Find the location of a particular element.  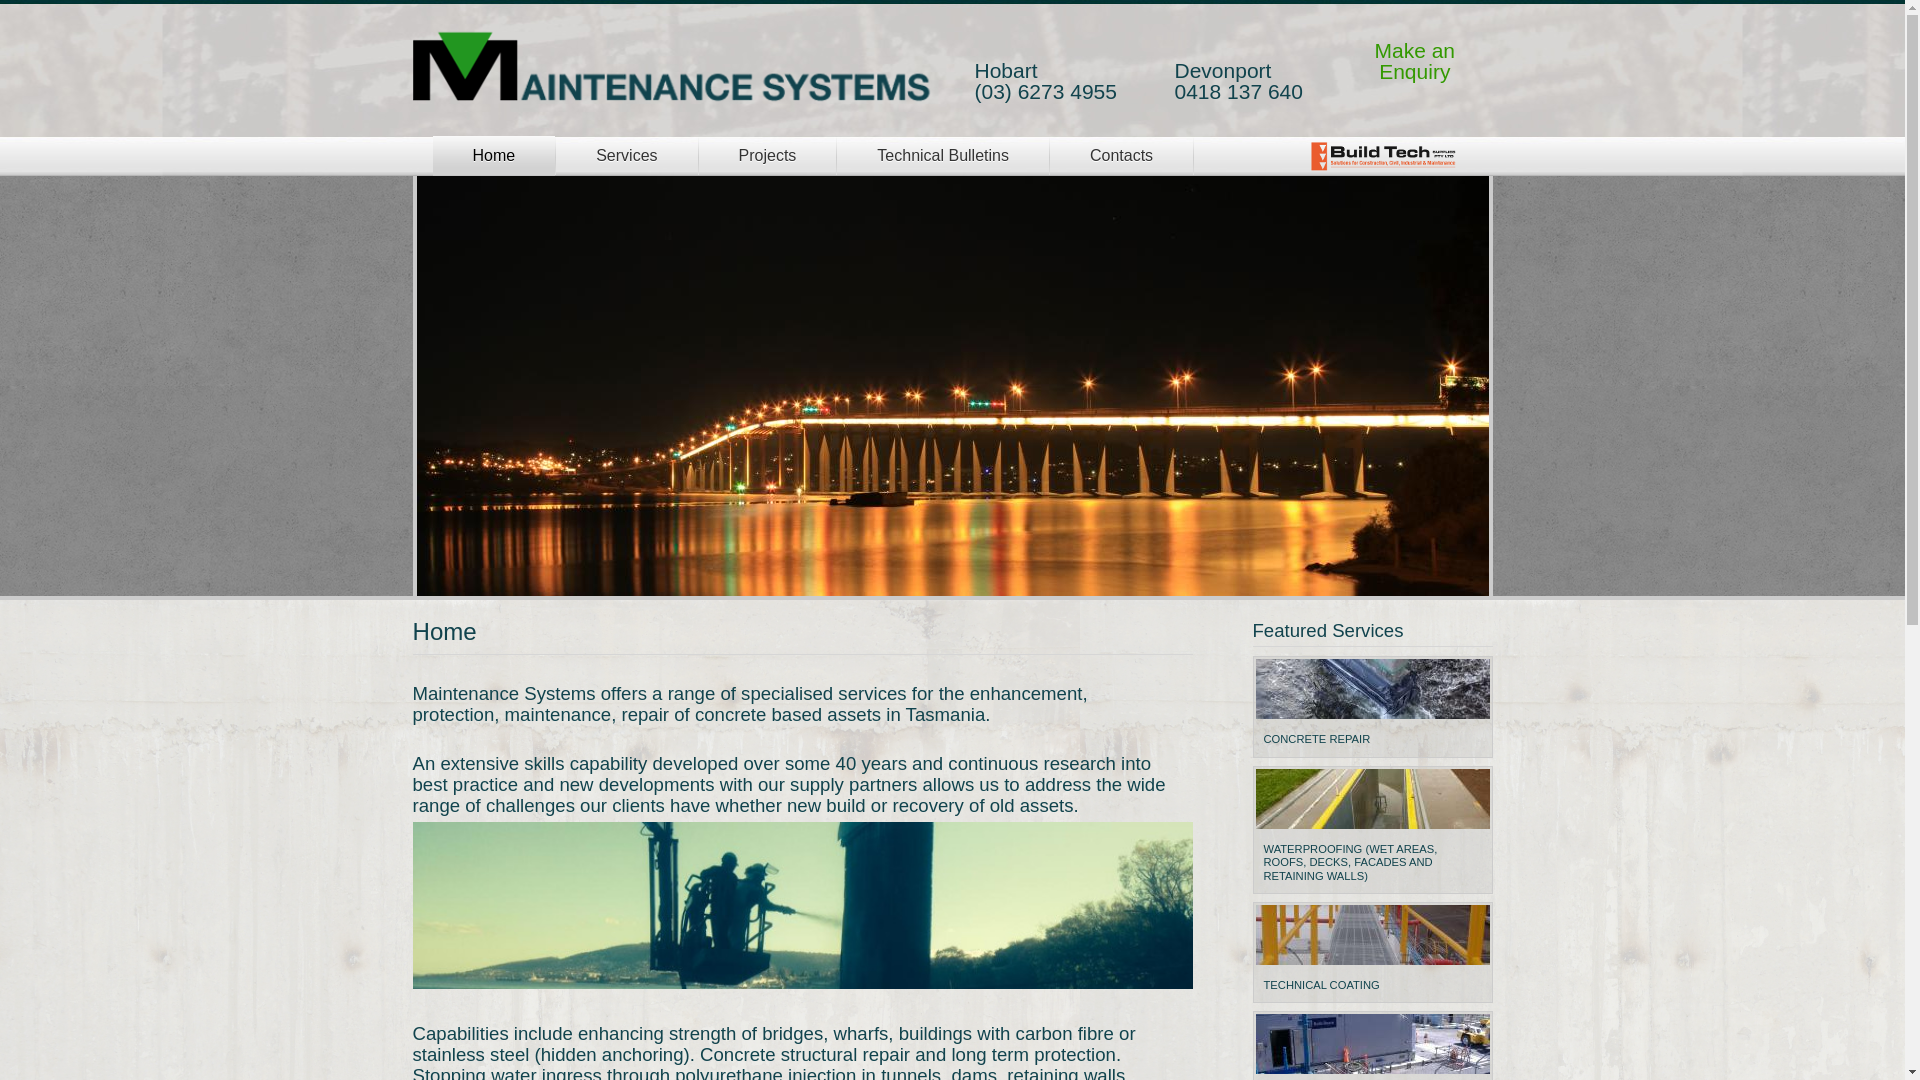

'Home' is located at coordinates (493, 154).